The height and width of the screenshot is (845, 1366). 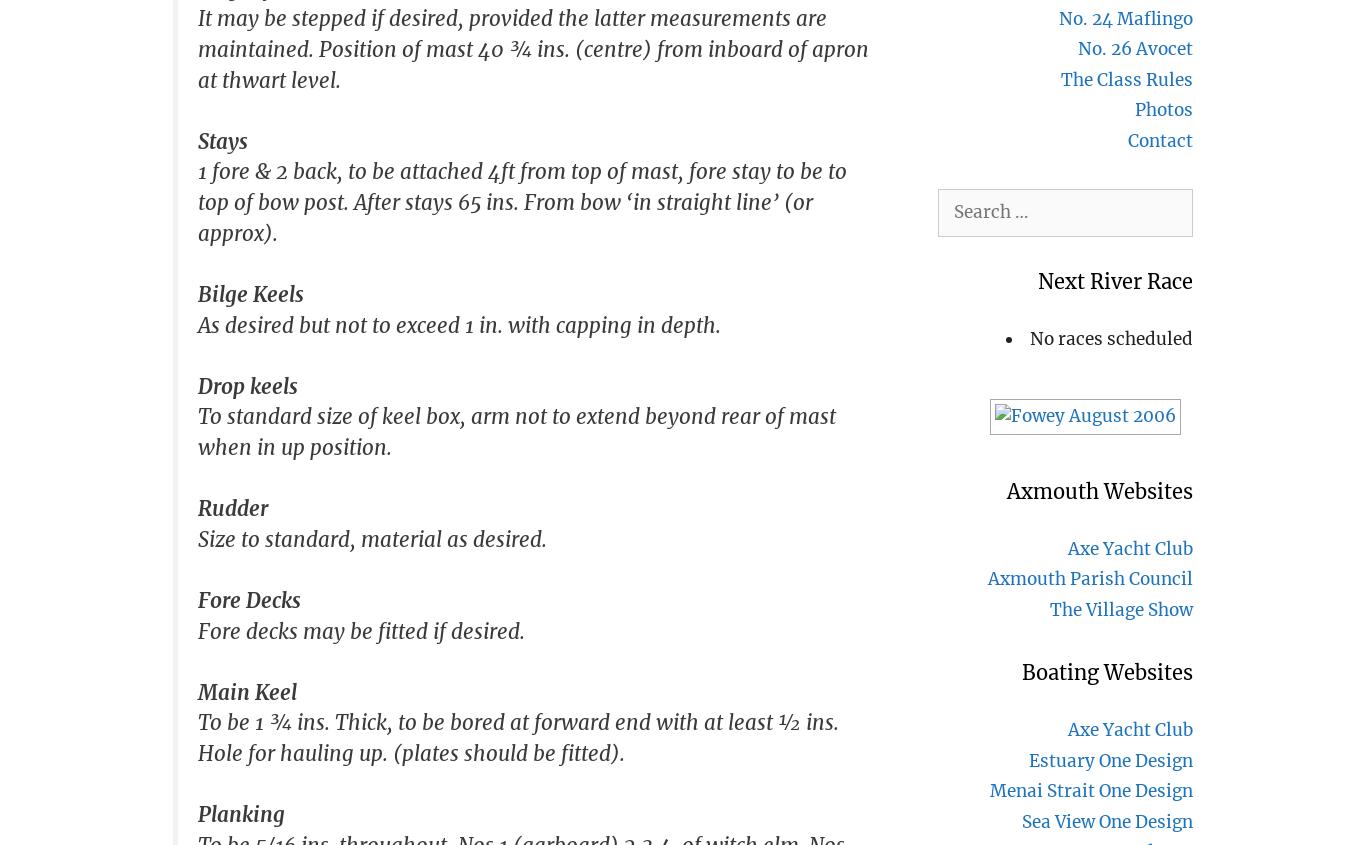 I want to click on 'Bilge Keels', so click(x=250, y=293).